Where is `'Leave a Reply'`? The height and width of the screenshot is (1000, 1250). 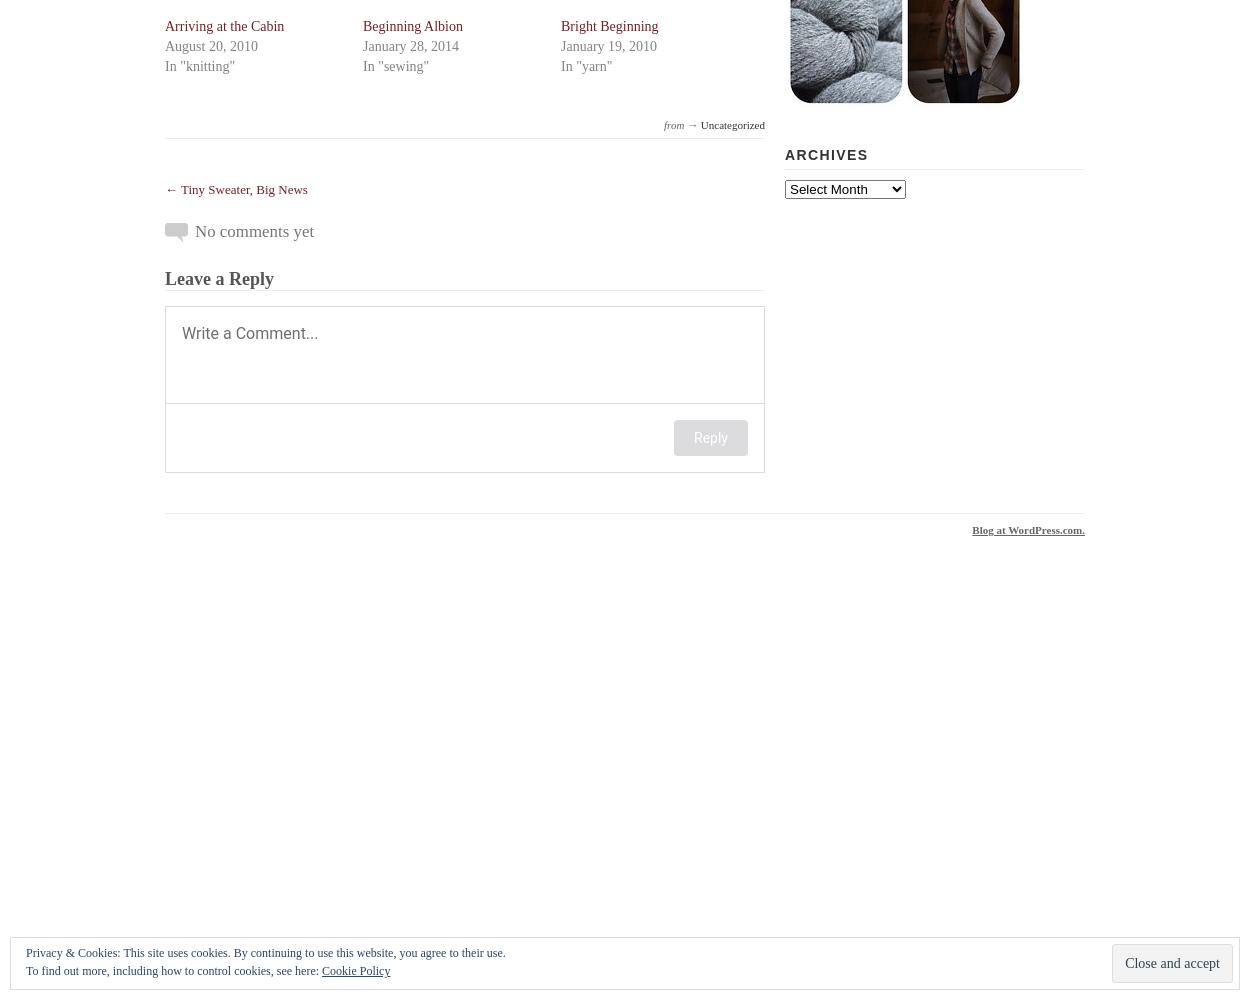 'Leave a Reply' is located at coordinates (218, 279).